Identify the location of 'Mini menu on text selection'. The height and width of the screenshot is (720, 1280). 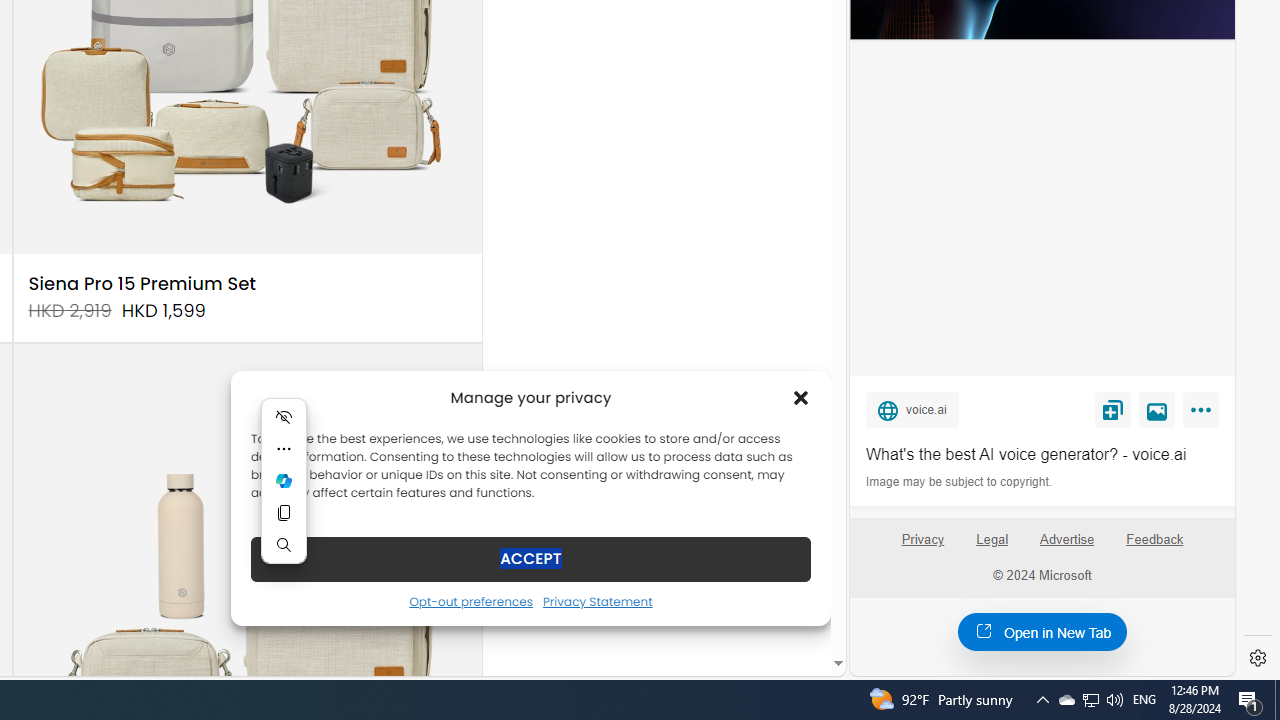
(283, 493).